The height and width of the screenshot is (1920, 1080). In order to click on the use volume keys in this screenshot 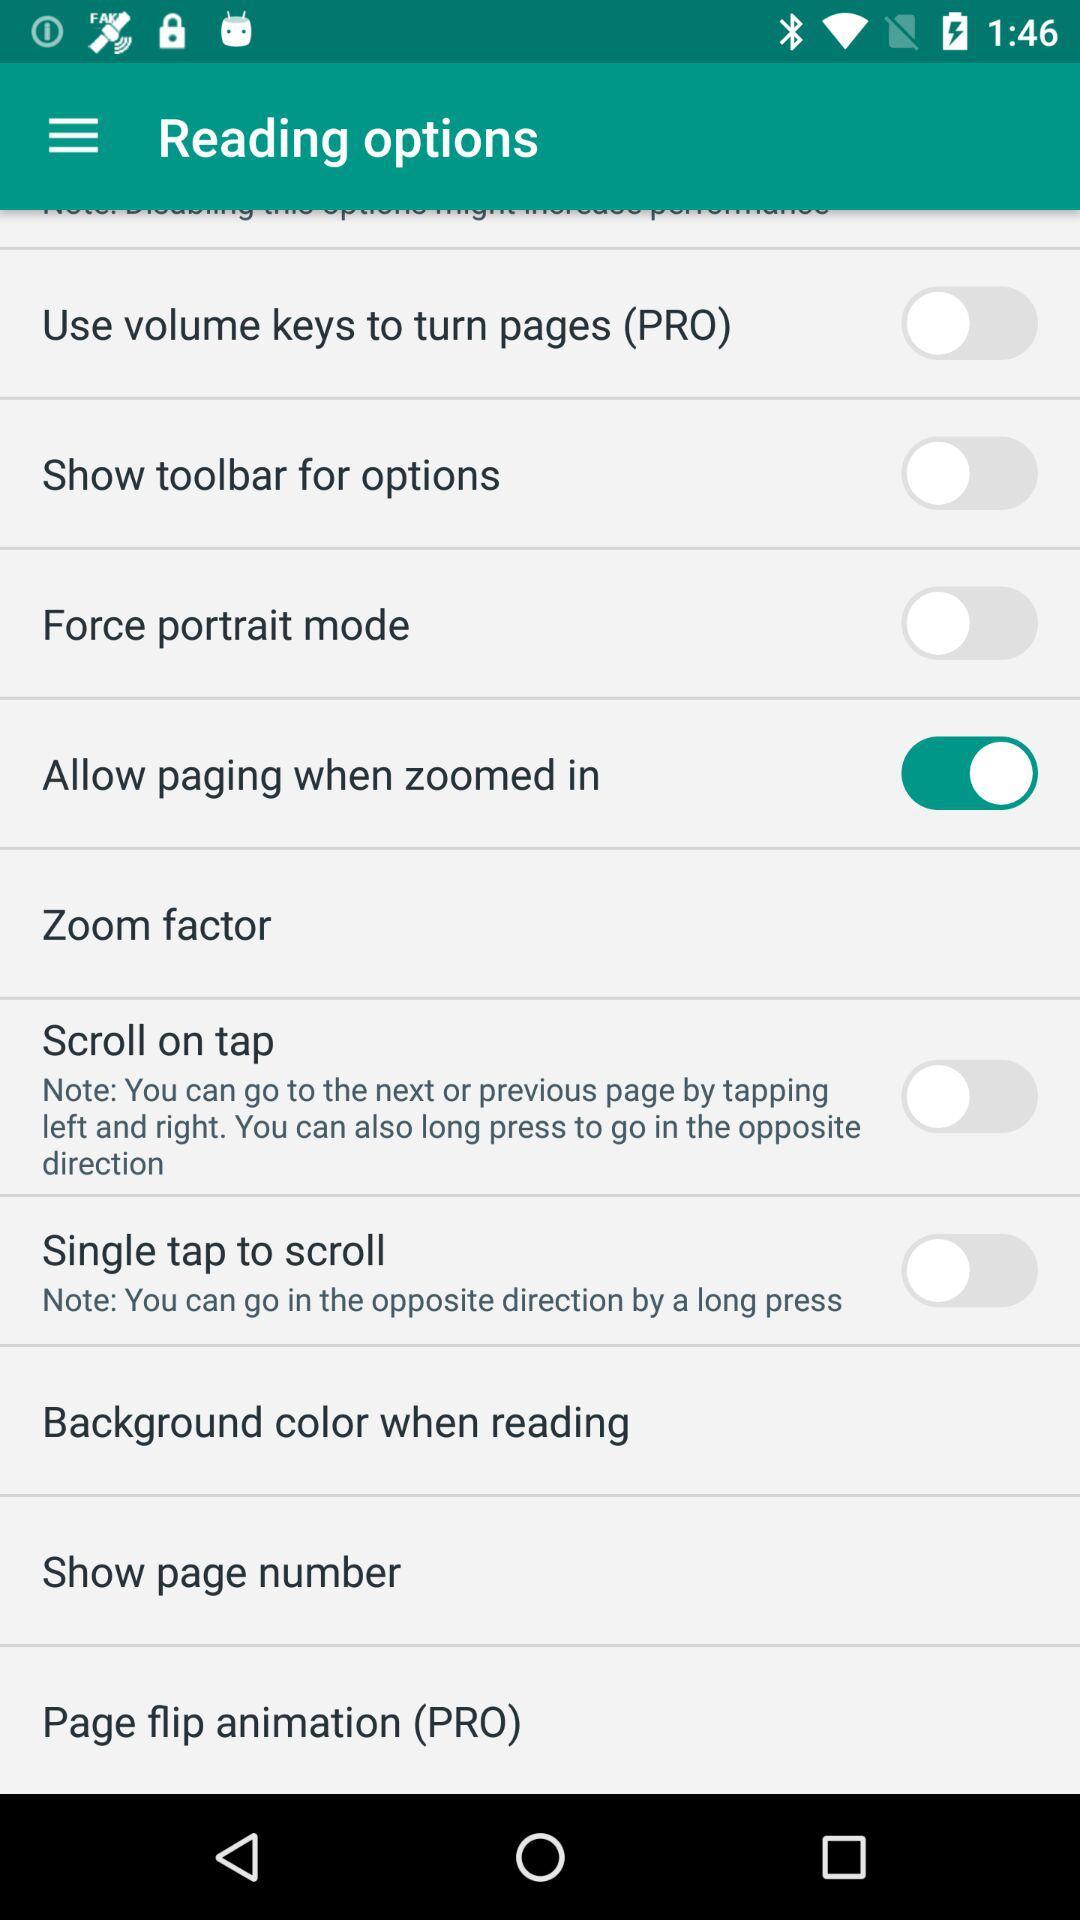, I will do `click(386, 323)`.